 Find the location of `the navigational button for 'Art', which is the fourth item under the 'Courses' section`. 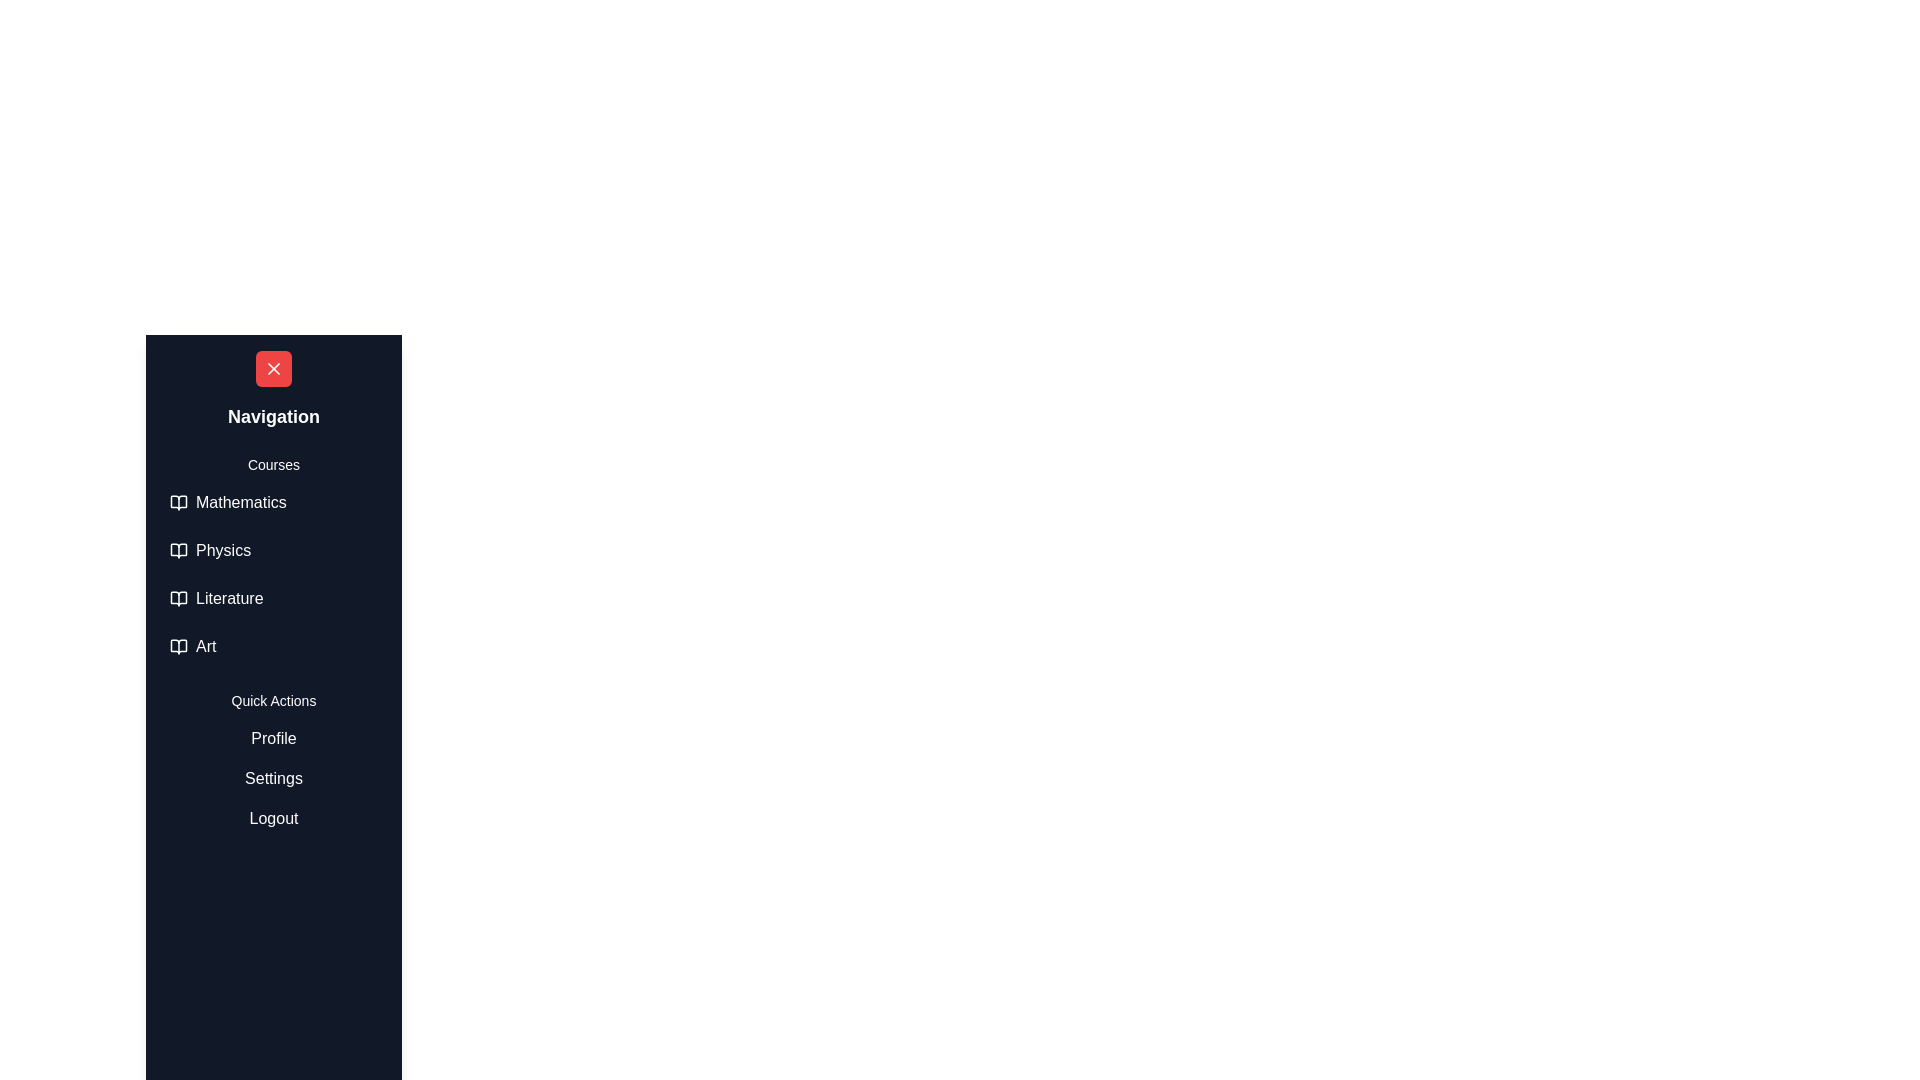

the navigational button for 'Art', which is the fourth item under the 'Courses' section is located at coordinates (272, 647).